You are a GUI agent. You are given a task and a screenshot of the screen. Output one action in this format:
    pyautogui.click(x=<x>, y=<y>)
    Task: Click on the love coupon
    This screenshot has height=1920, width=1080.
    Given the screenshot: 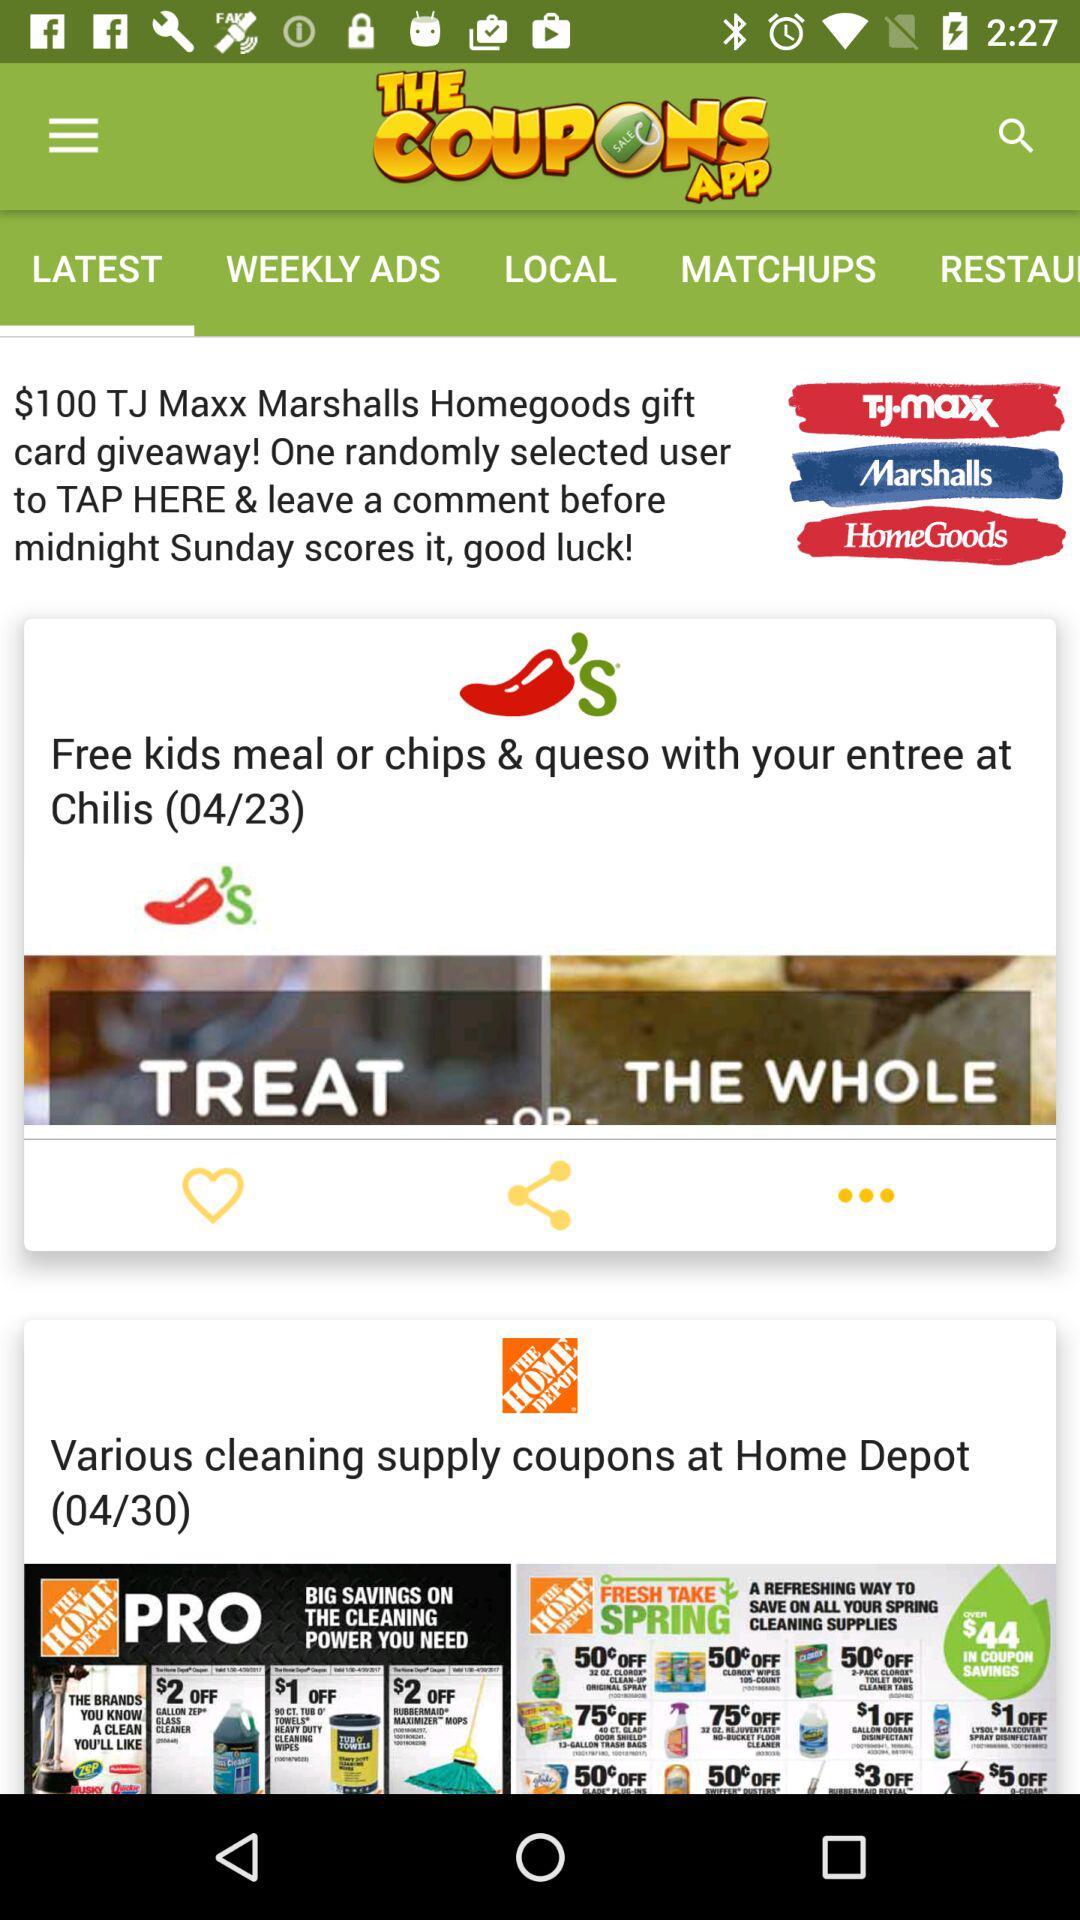 What is the action you would take?
    pyautogui.click(x=212, y=1195)
    